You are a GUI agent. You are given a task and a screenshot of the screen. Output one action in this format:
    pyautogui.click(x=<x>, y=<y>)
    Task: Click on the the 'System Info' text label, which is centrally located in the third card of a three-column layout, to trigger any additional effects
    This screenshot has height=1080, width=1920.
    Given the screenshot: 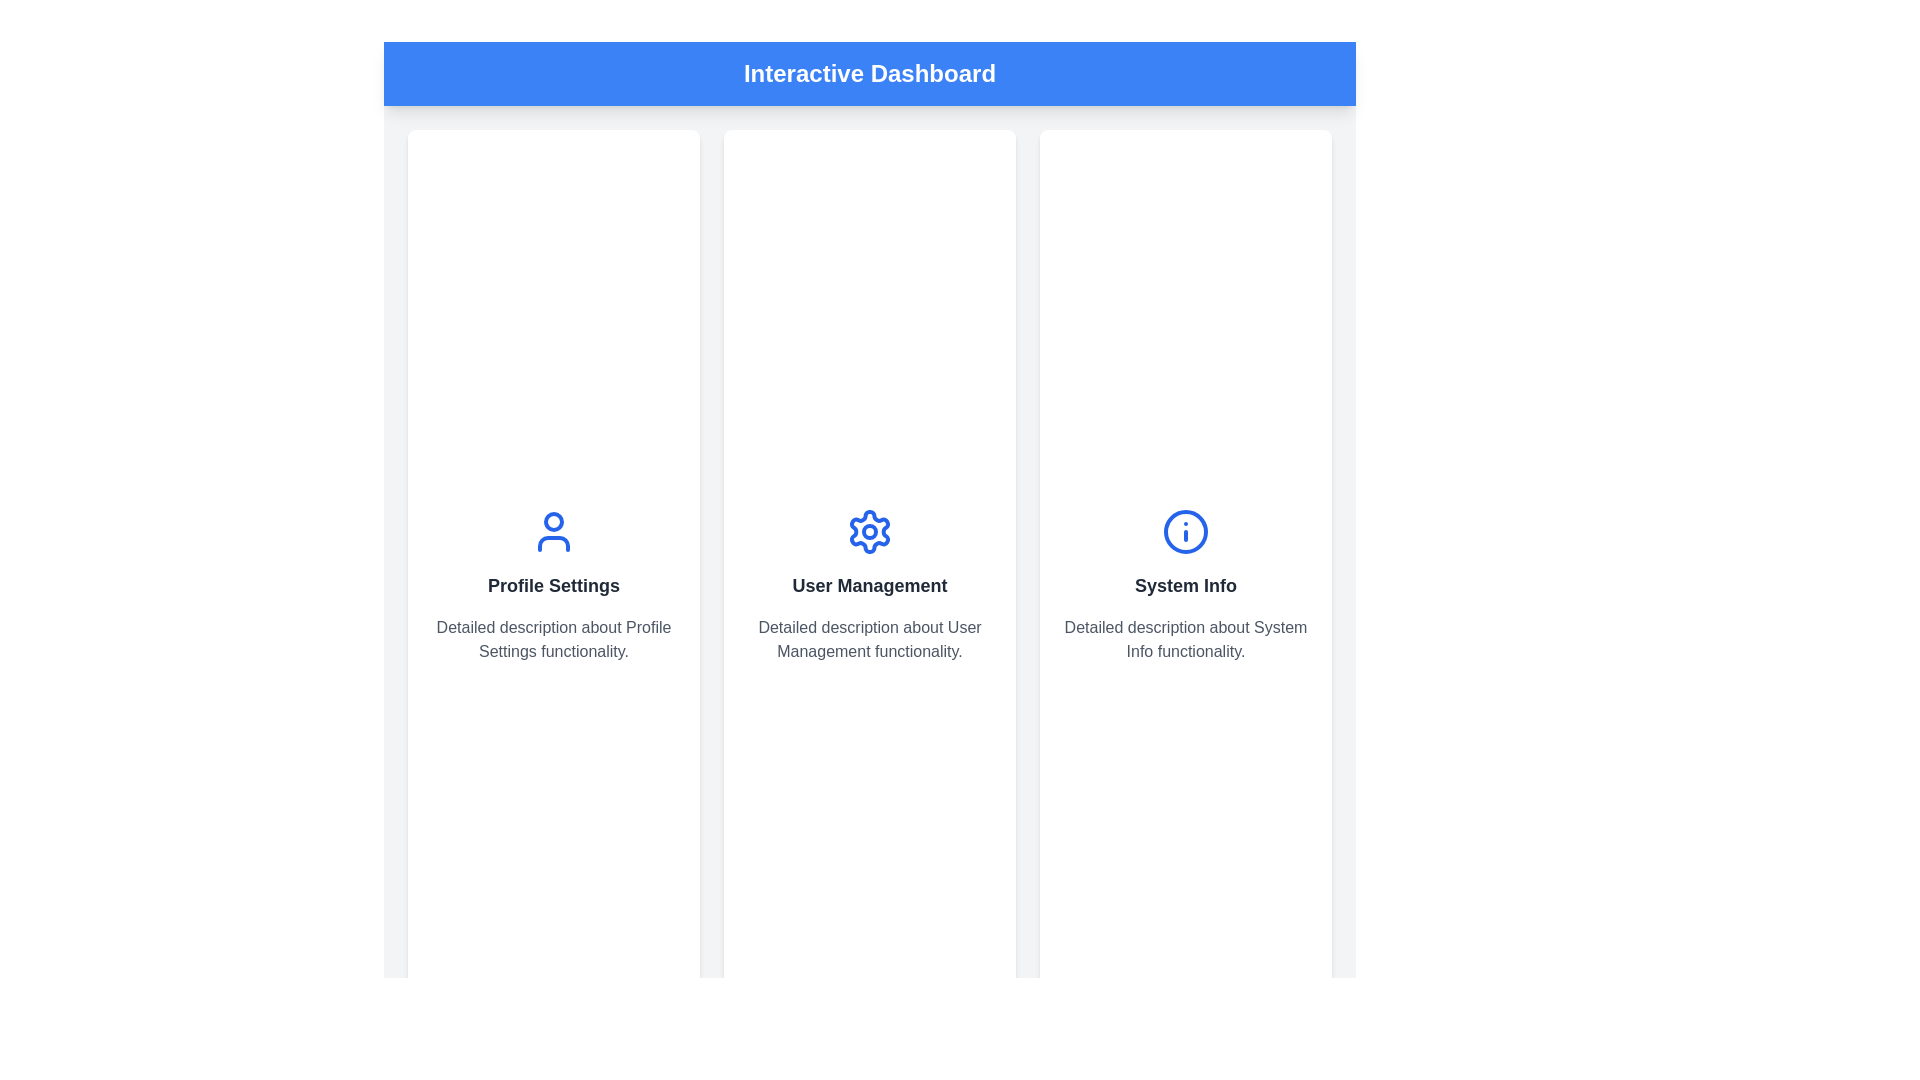 What is the action you would take?
    pyautogui.click(x=1185, y=585)
    